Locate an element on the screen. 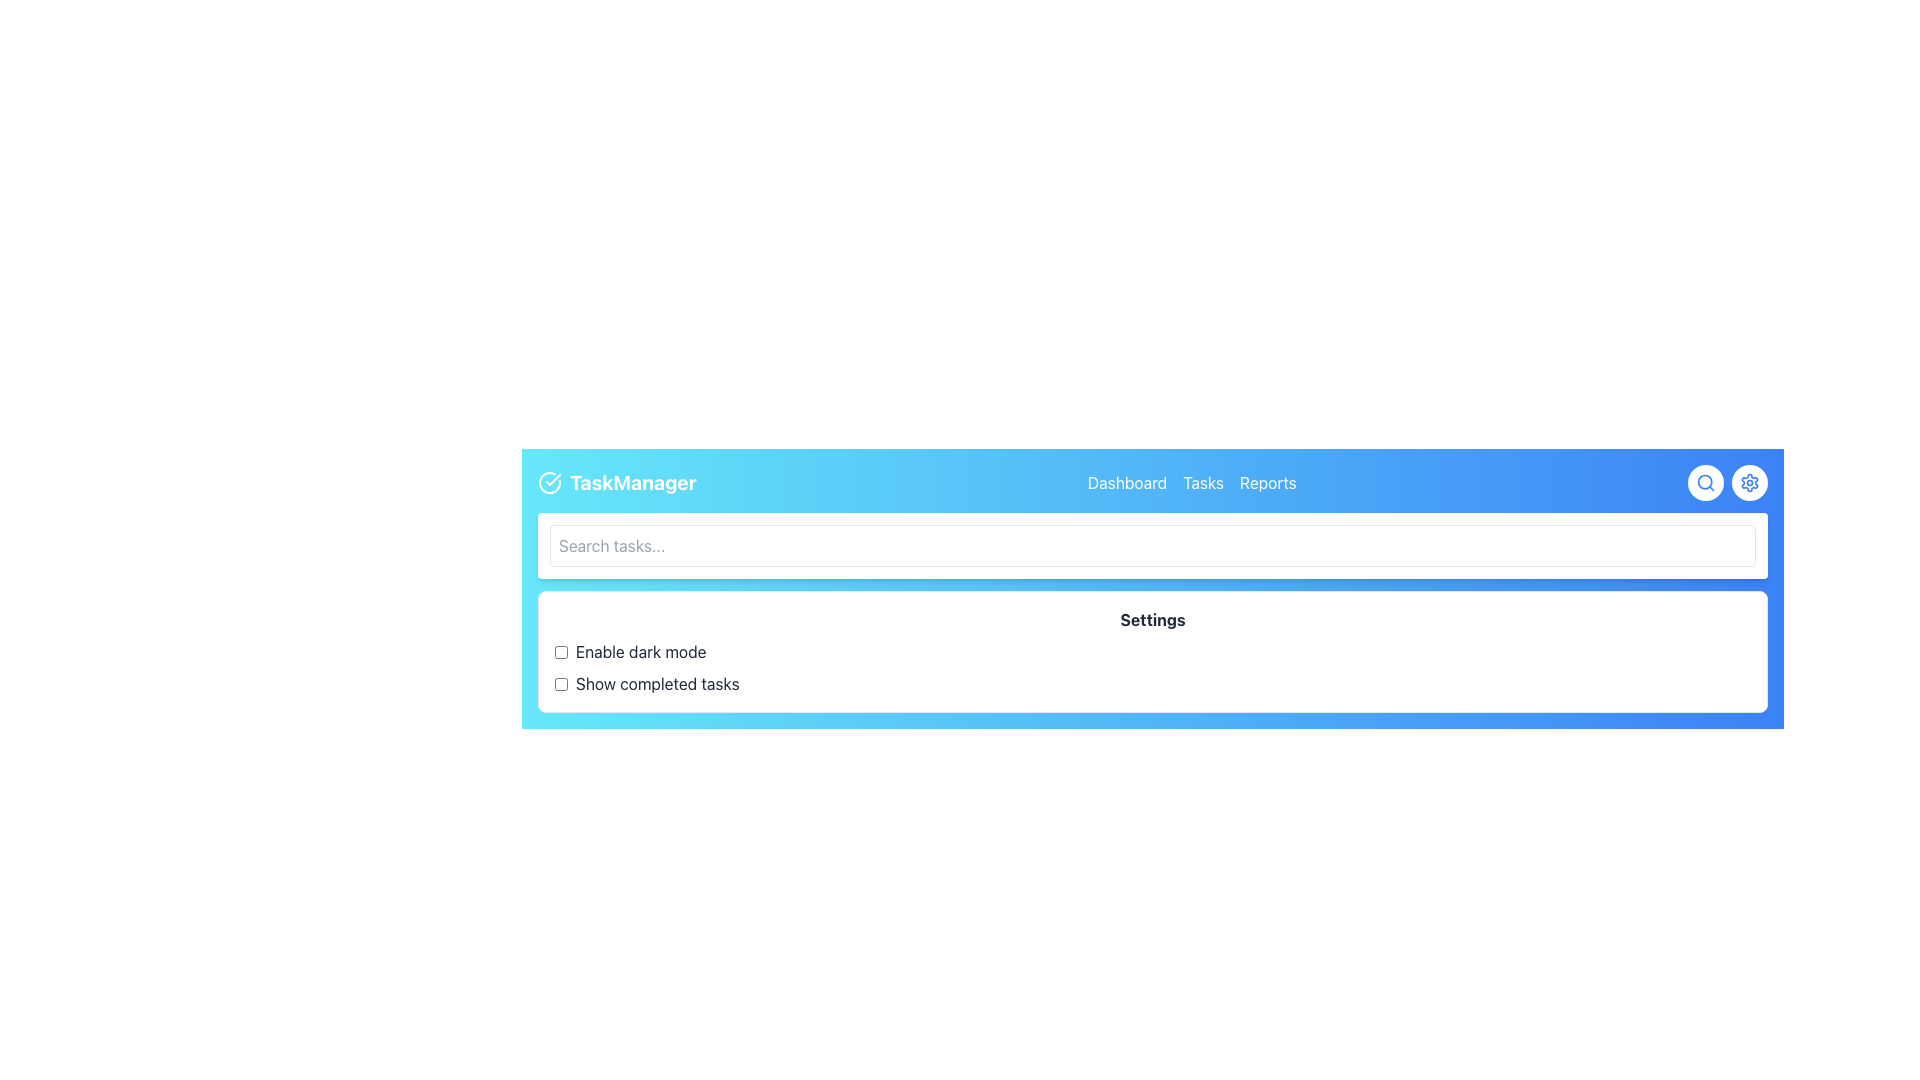 This screenshot has width=1920, height=1080. the search icon, which is a magnifying glass located in the upper blue header bar is located at coordinates (1704, 482).